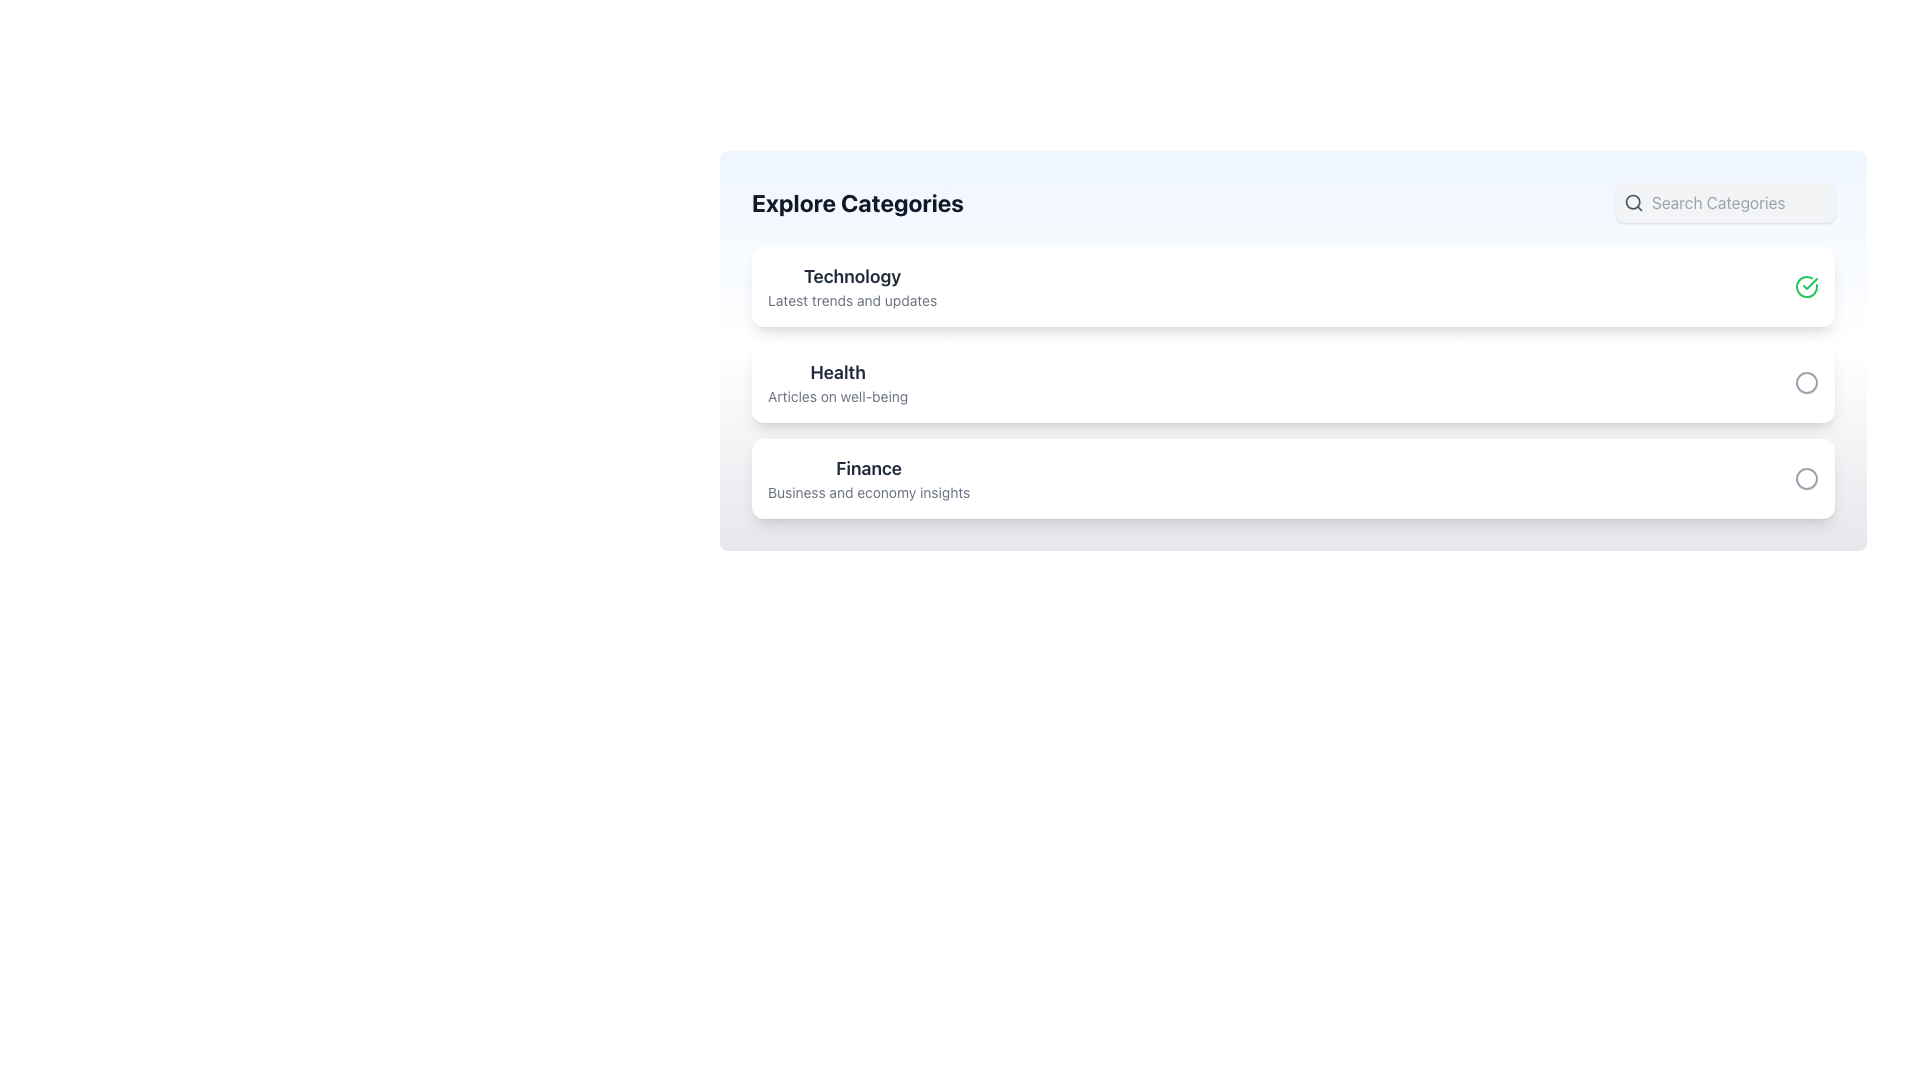 This screenshot has height=1080, width=1920. Describe the element at coordinates (852, 286) in the screenshot. I see `the text block displaying 'Technology' and 'Latest trends and updates', which is the first item in a vertically stacked list of cards` at that location.